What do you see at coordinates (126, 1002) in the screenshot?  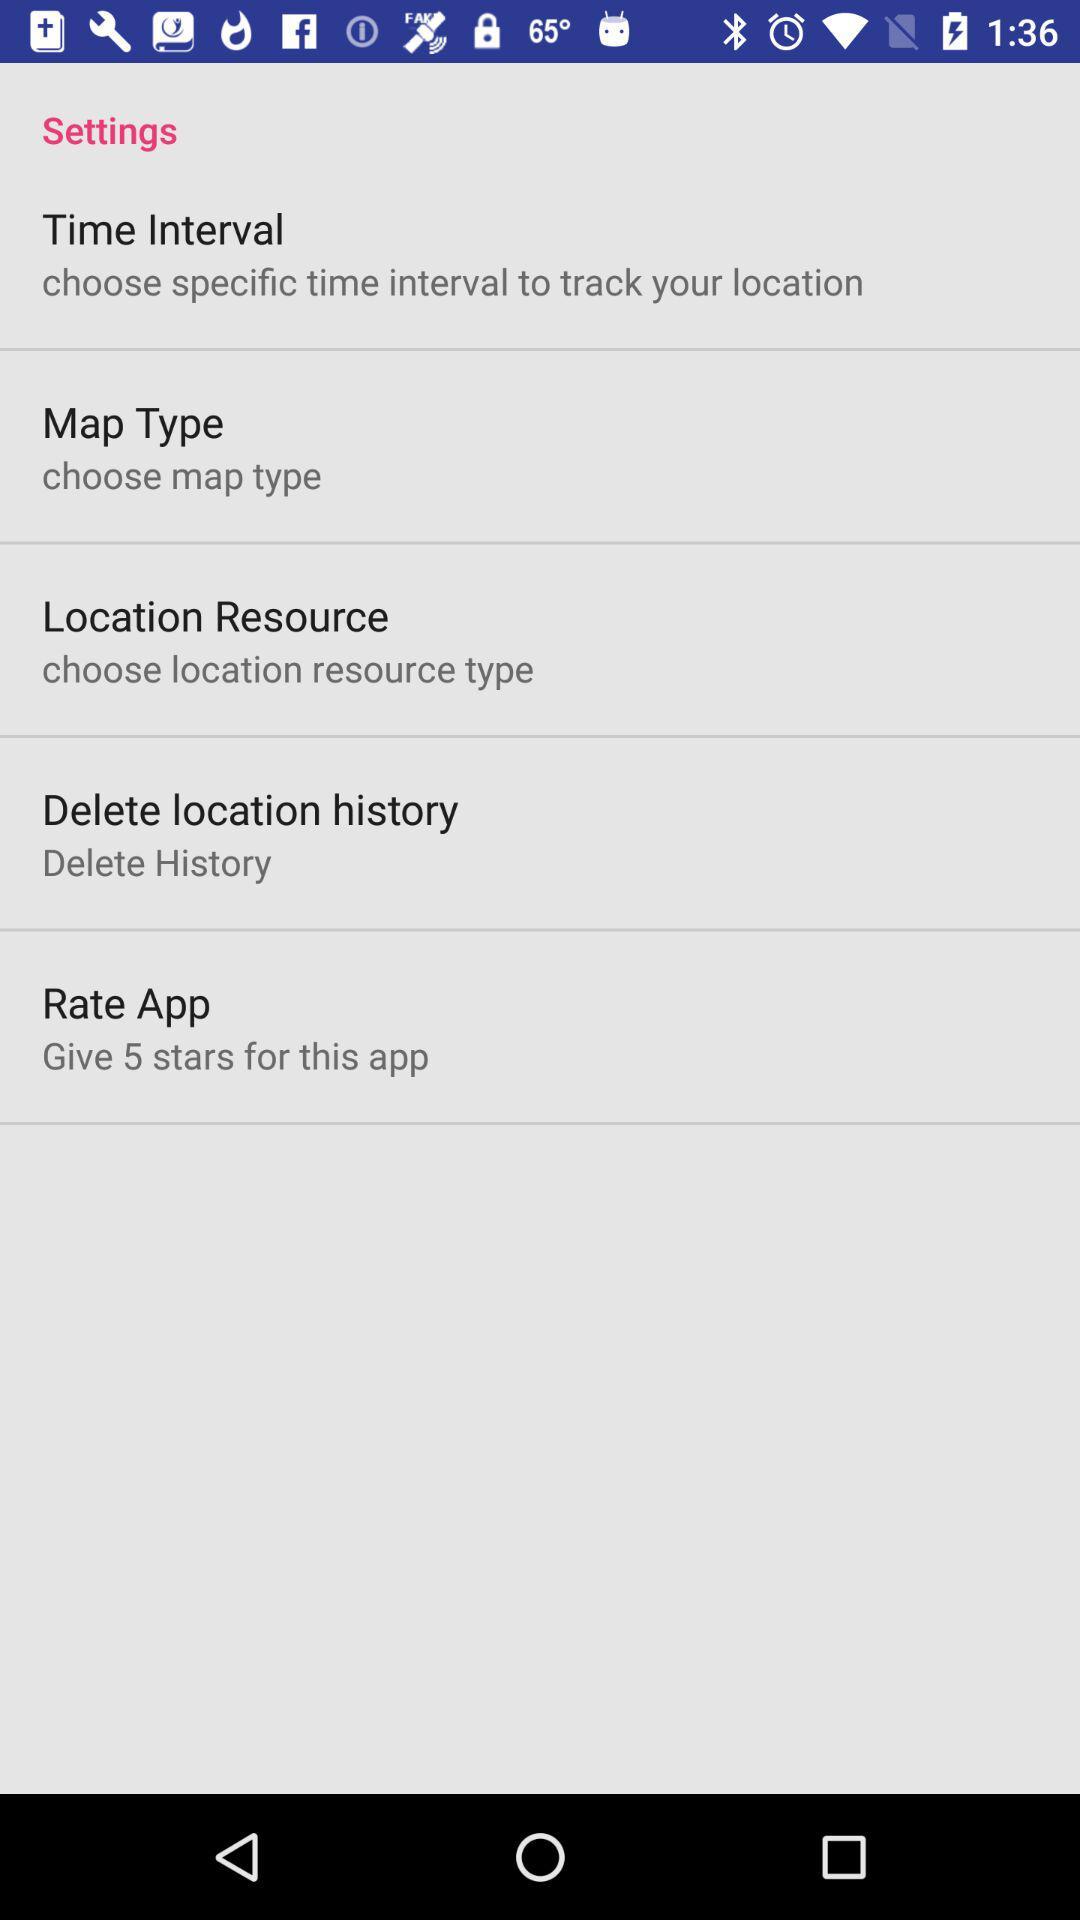 I see `rate app item` at bounding box center [126, 1002].